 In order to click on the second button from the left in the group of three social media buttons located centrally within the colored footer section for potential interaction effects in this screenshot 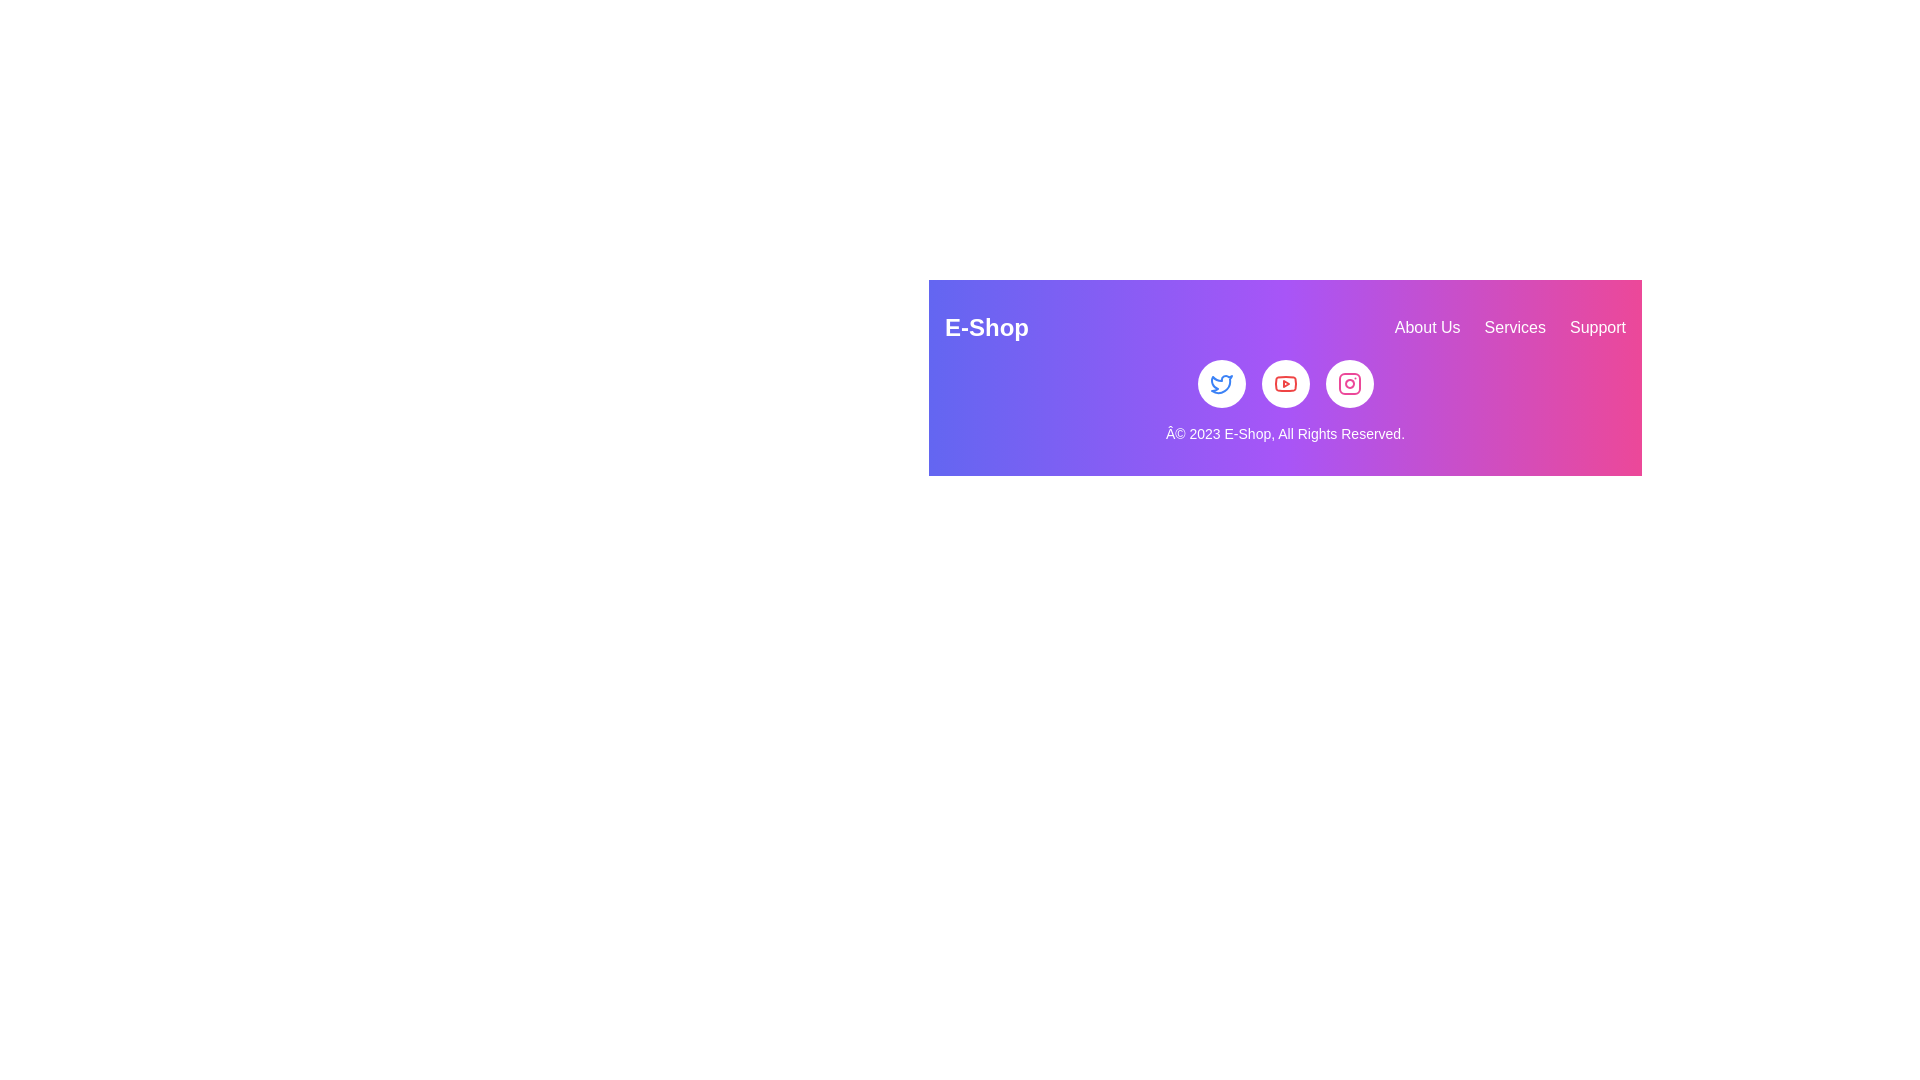, I will do `click(1285, 384)`.